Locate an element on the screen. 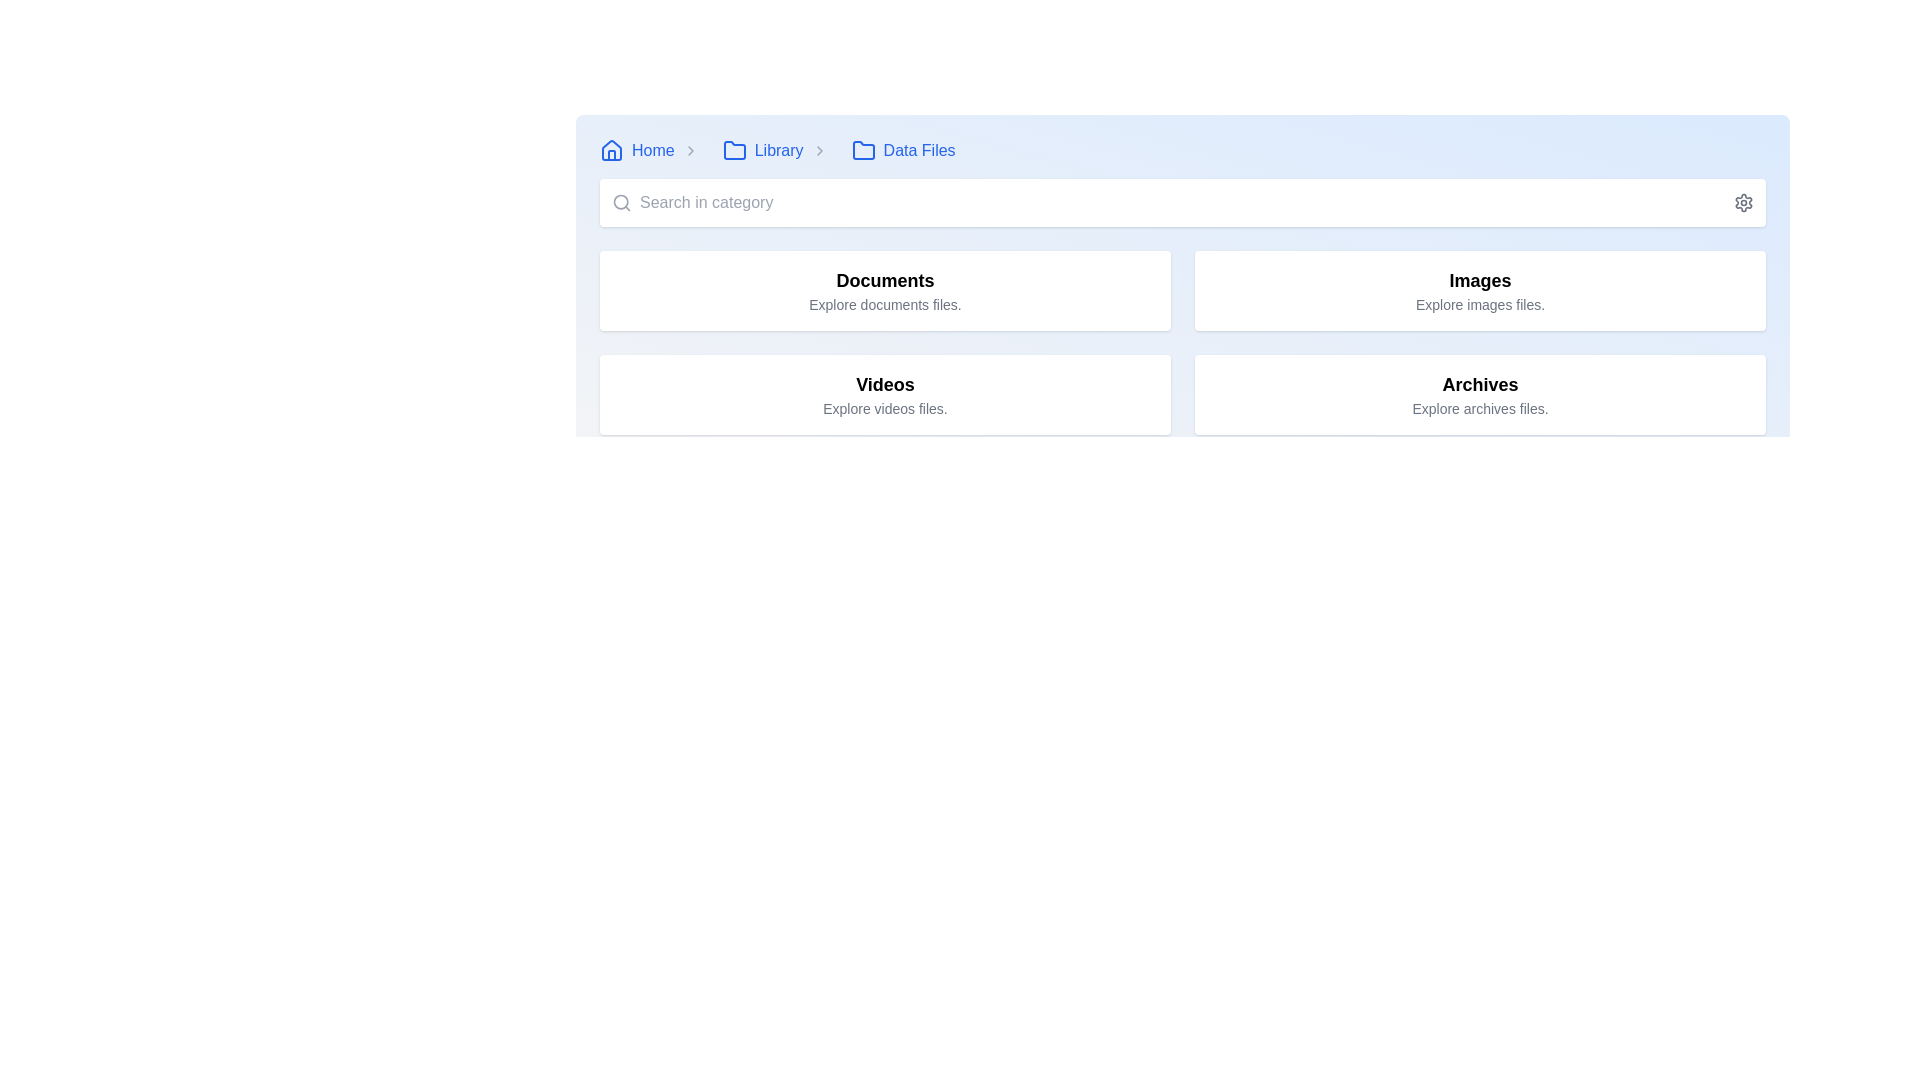  the static text label that reads 'Explore archives files.' located below the main title 'Archives' within the 'Archives' card is located at coordinates (1480, 407).